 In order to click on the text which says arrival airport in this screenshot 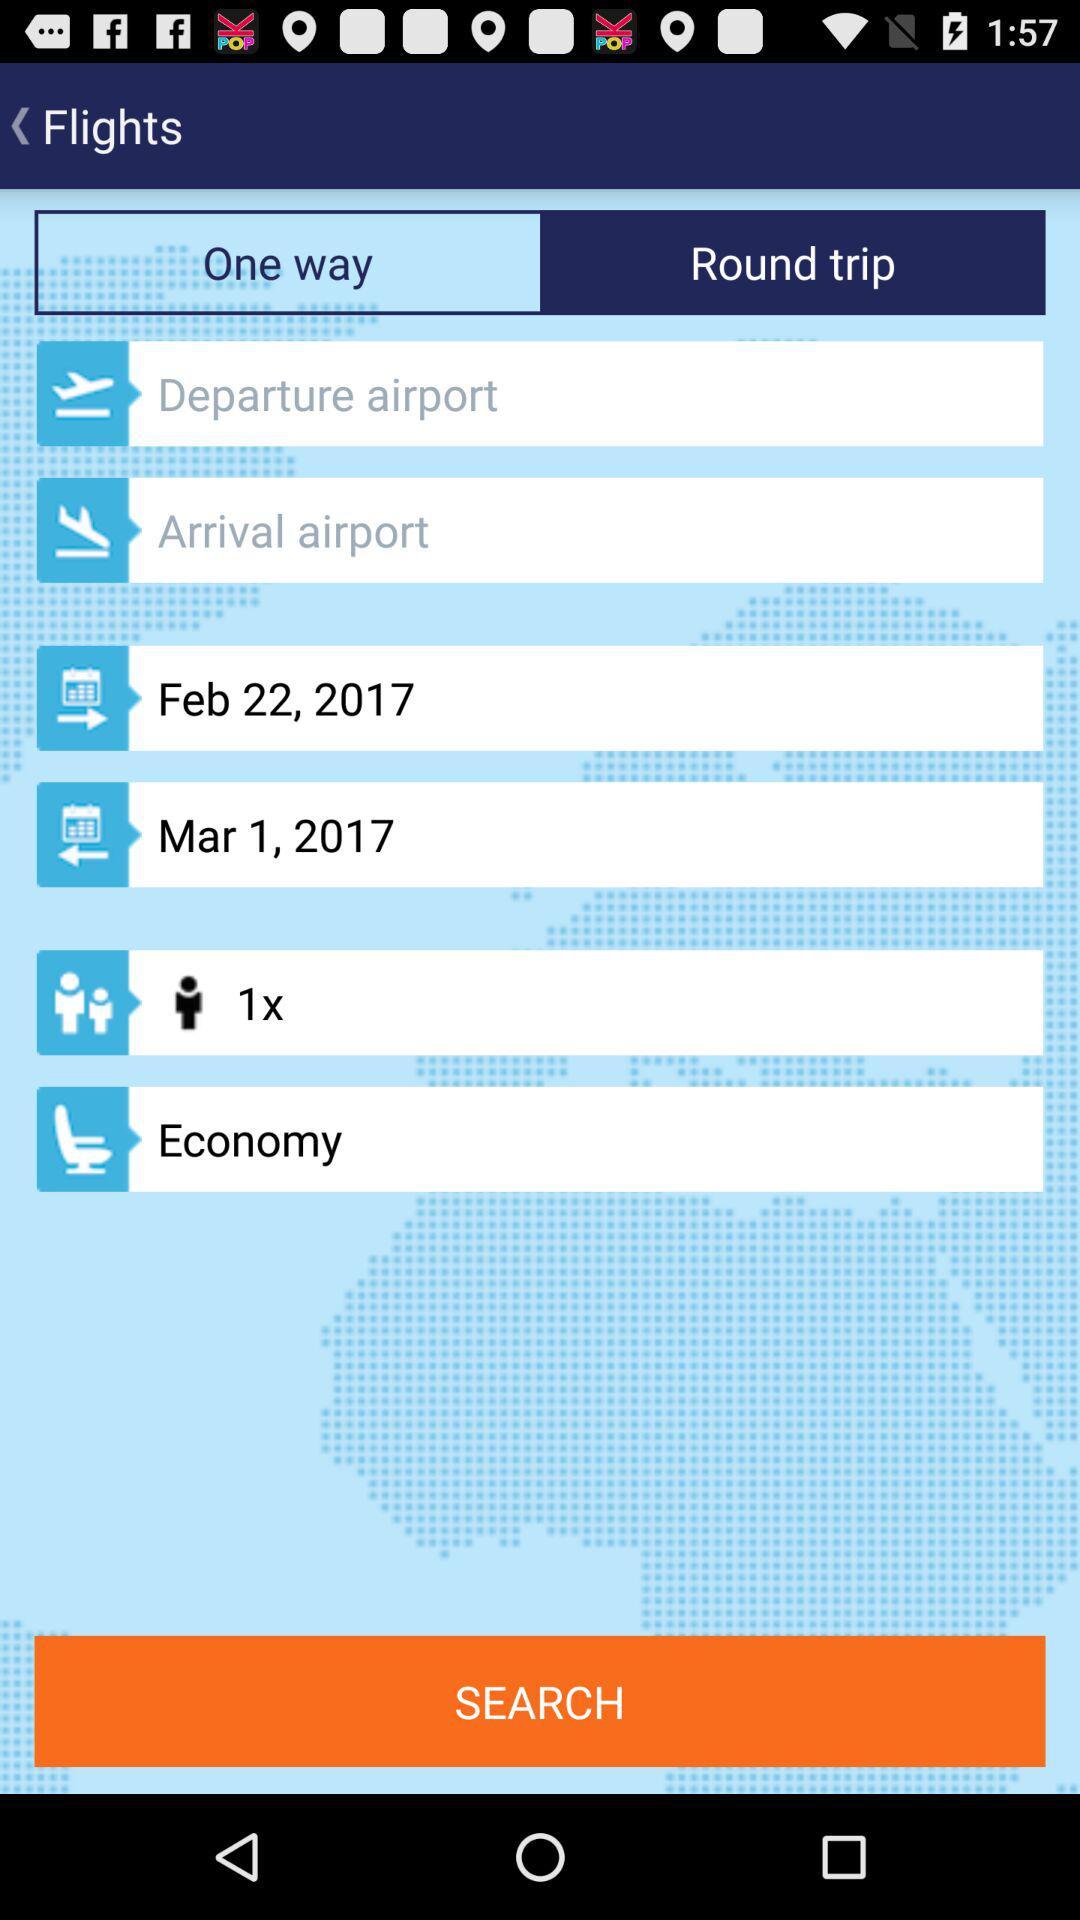, I will do `click(540, 530)`.